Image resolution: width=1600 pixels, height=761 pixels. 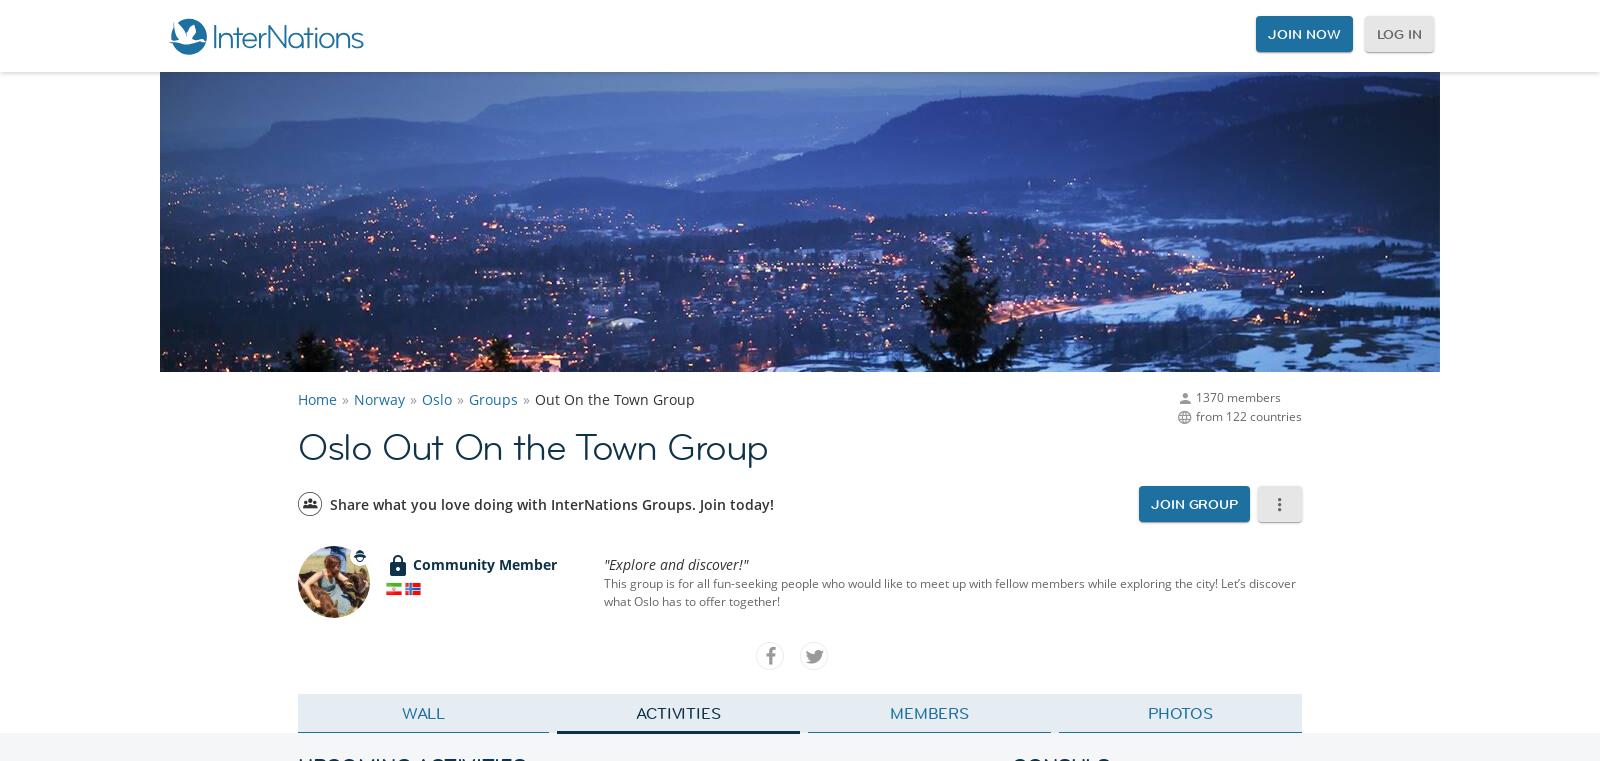 What do you see at coordinates (949, 592) in the screenshot?
I see `'This group is for all fun-seeking people who would like to meet up with fellow members while exploring the city! Let’s discover what Oslo has to offer together!'` at bounding box center [949, 592].